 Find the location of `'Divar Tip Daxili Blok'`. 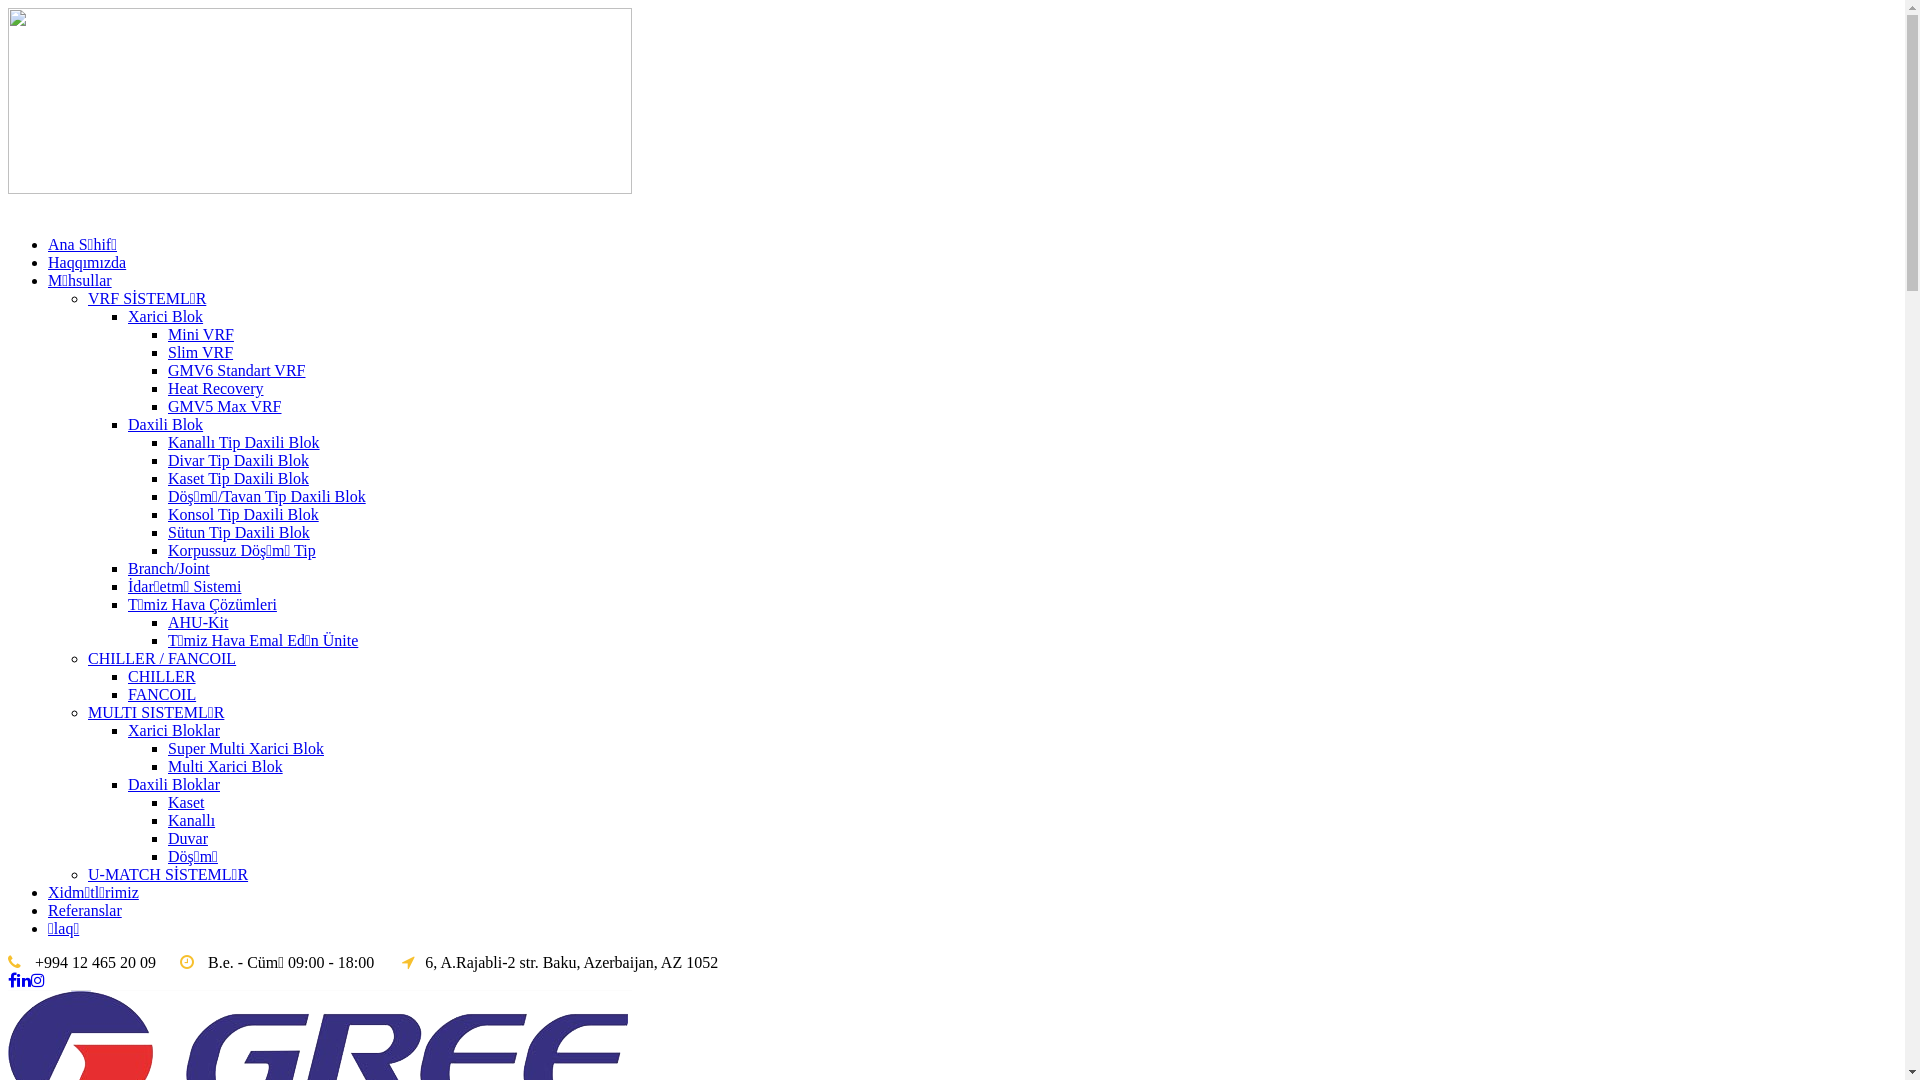

'Divar Tip Daxili Blok' is located at coordinates (238, 460).